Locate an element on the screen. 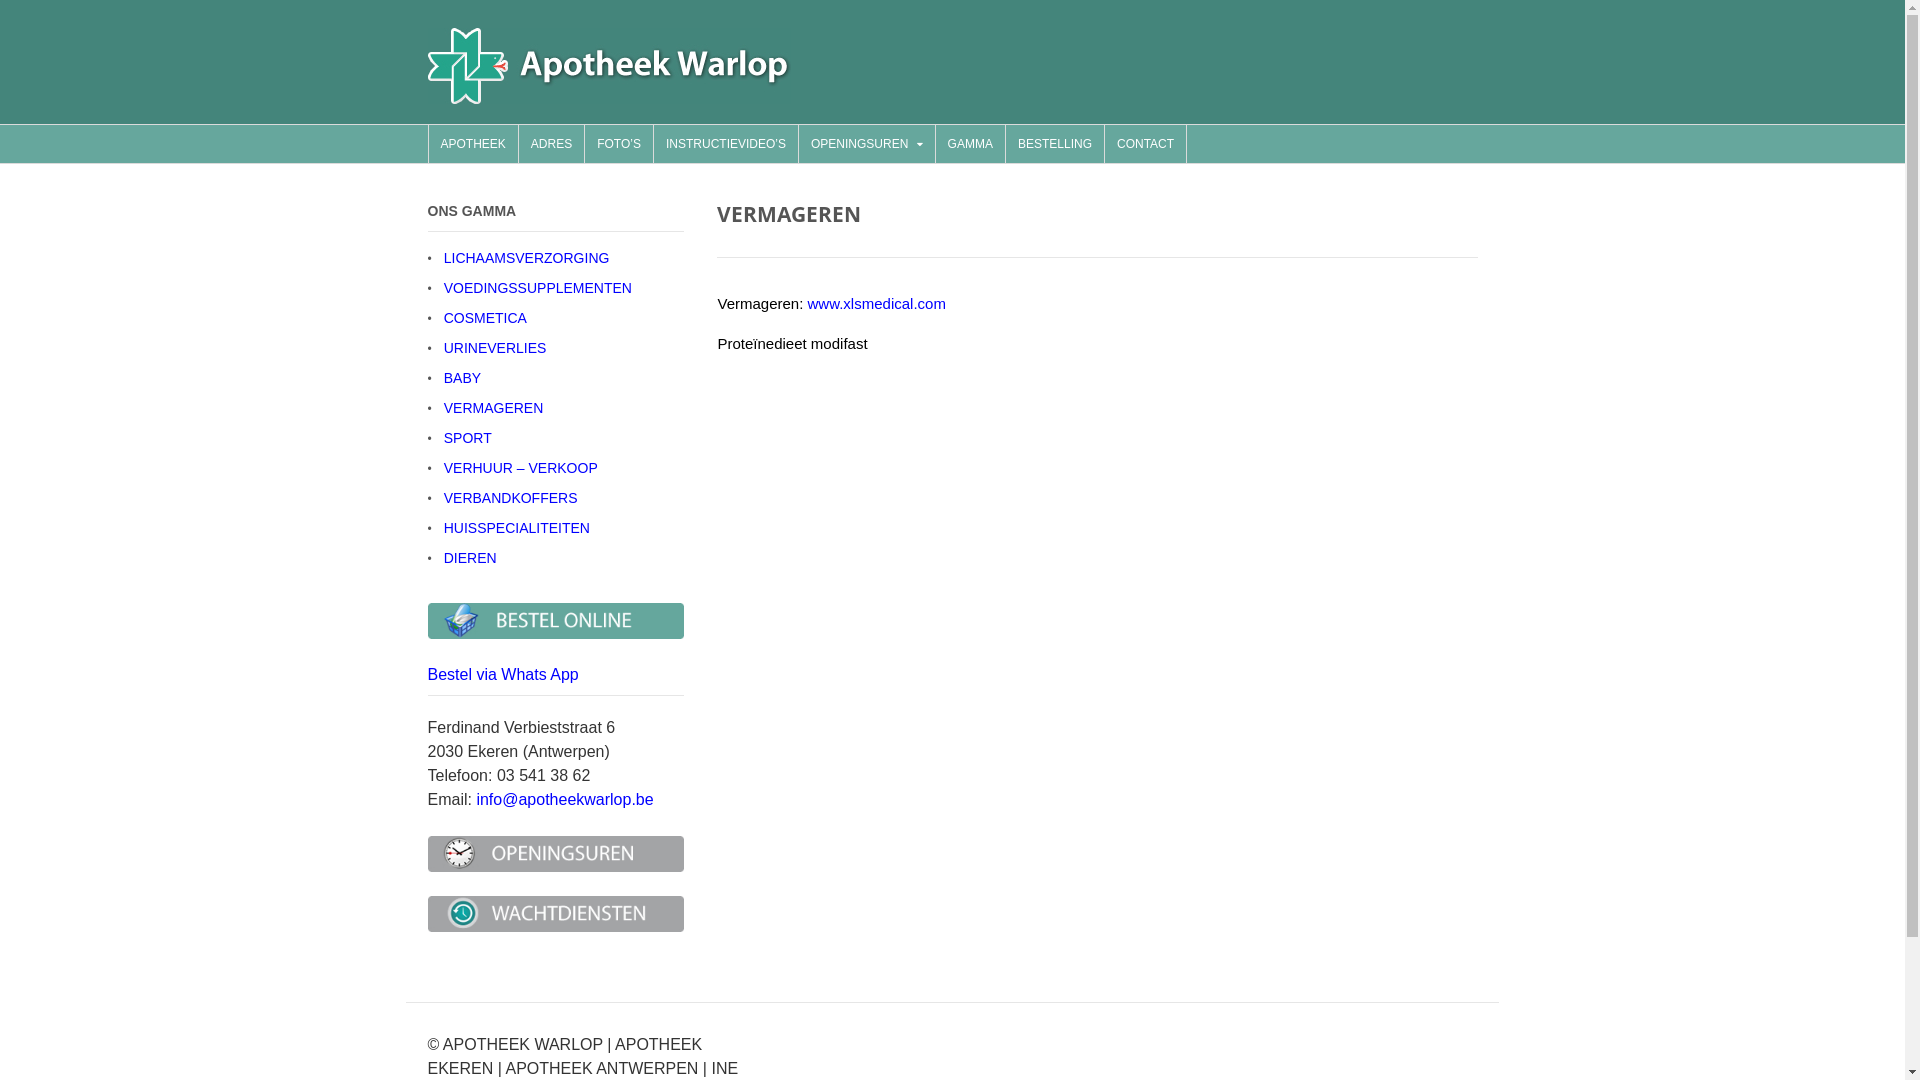  'info@apotheekwarlop.be' is located at coordinates (563, 798).